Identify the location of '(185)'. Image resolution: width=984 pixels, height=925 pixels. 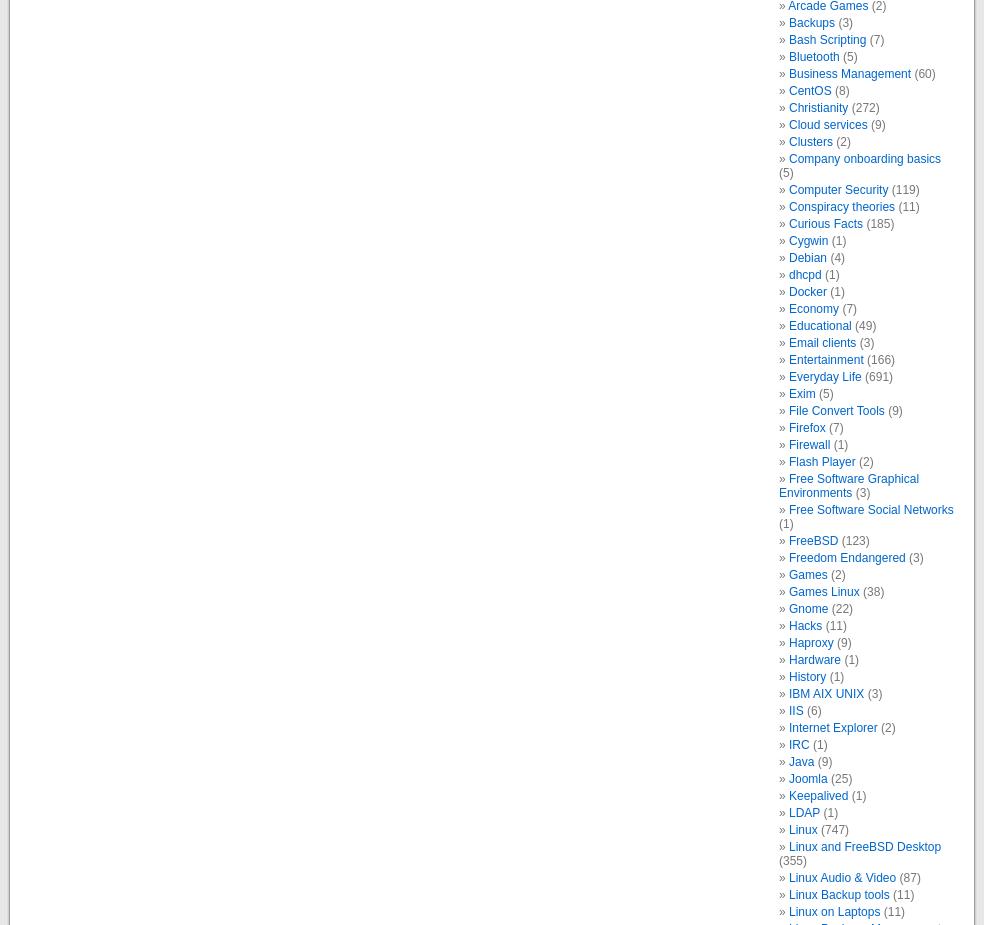
(878, 223).